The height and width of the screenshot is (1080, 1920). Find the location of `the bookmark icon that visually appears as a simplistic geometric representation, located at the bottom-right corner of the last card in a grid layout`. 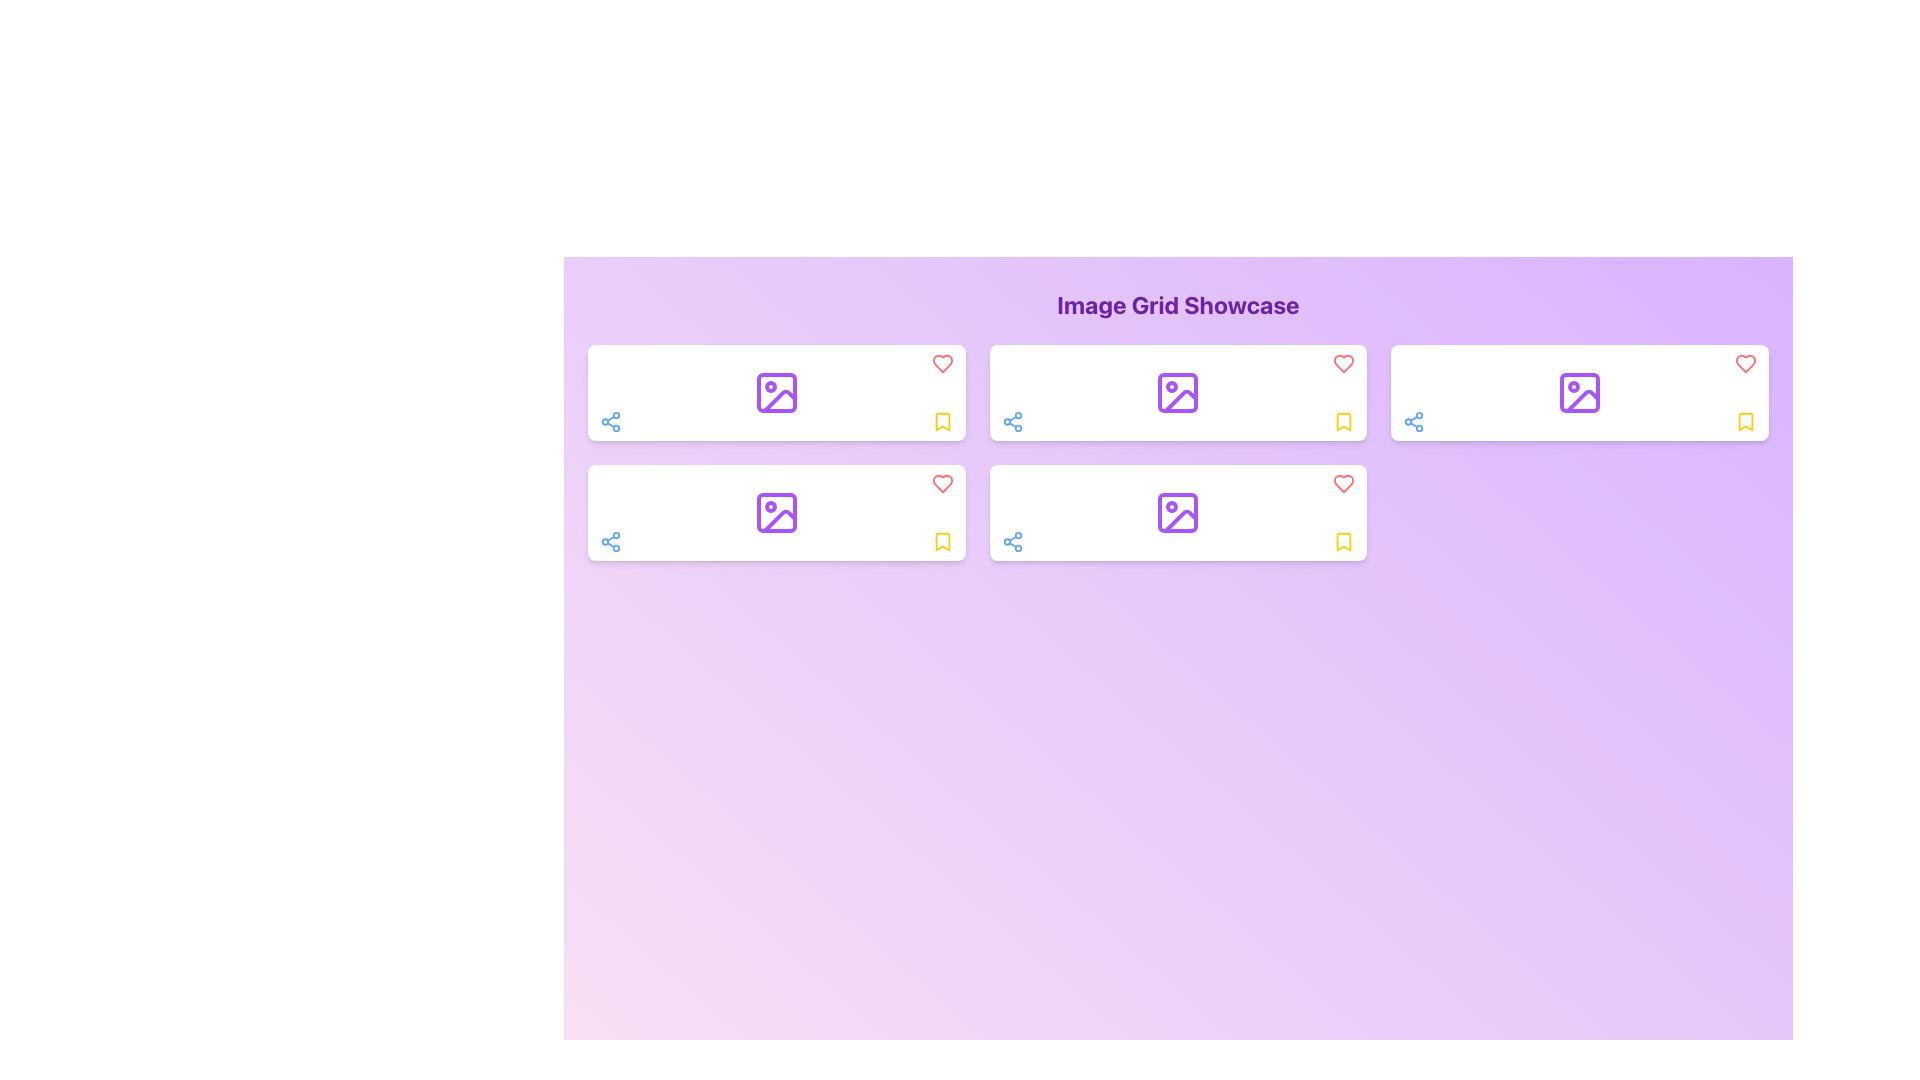

the bookmark icon that visually appears as a simplistic geometric representation, located at the bottom-right corner of the last card in a grid layout is located at coordinates (1745, 420).